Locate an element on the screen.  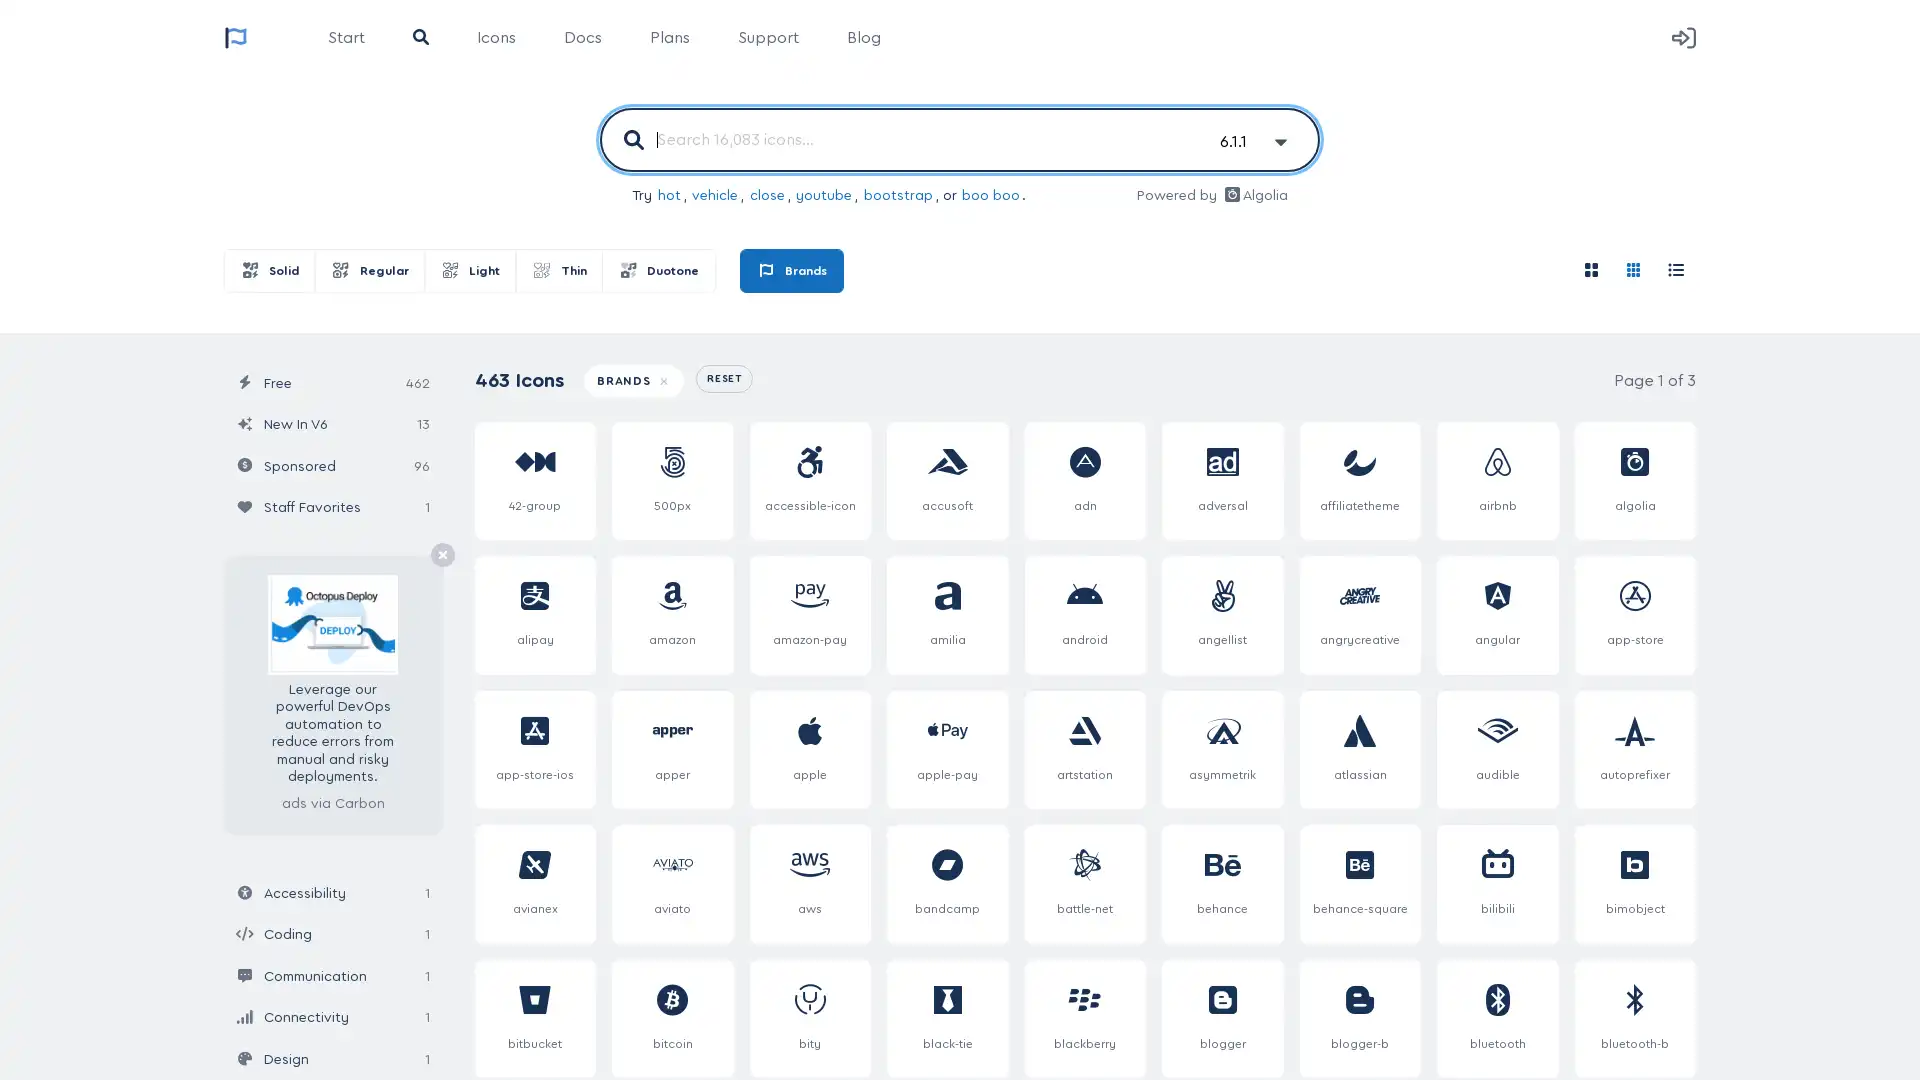
accusoft is located at coordinates (946, 494).